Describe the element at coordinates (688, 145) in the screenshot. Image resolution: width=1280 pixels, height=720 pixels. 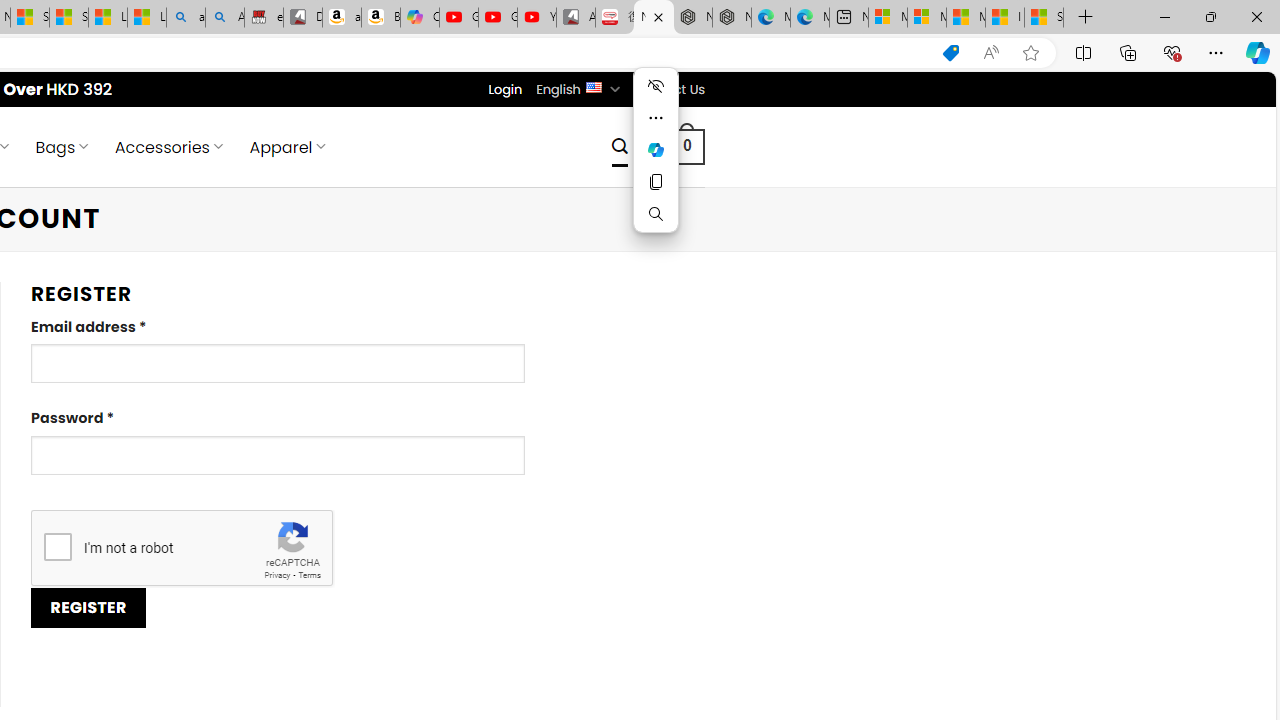
I see `' 0 '` at that location.